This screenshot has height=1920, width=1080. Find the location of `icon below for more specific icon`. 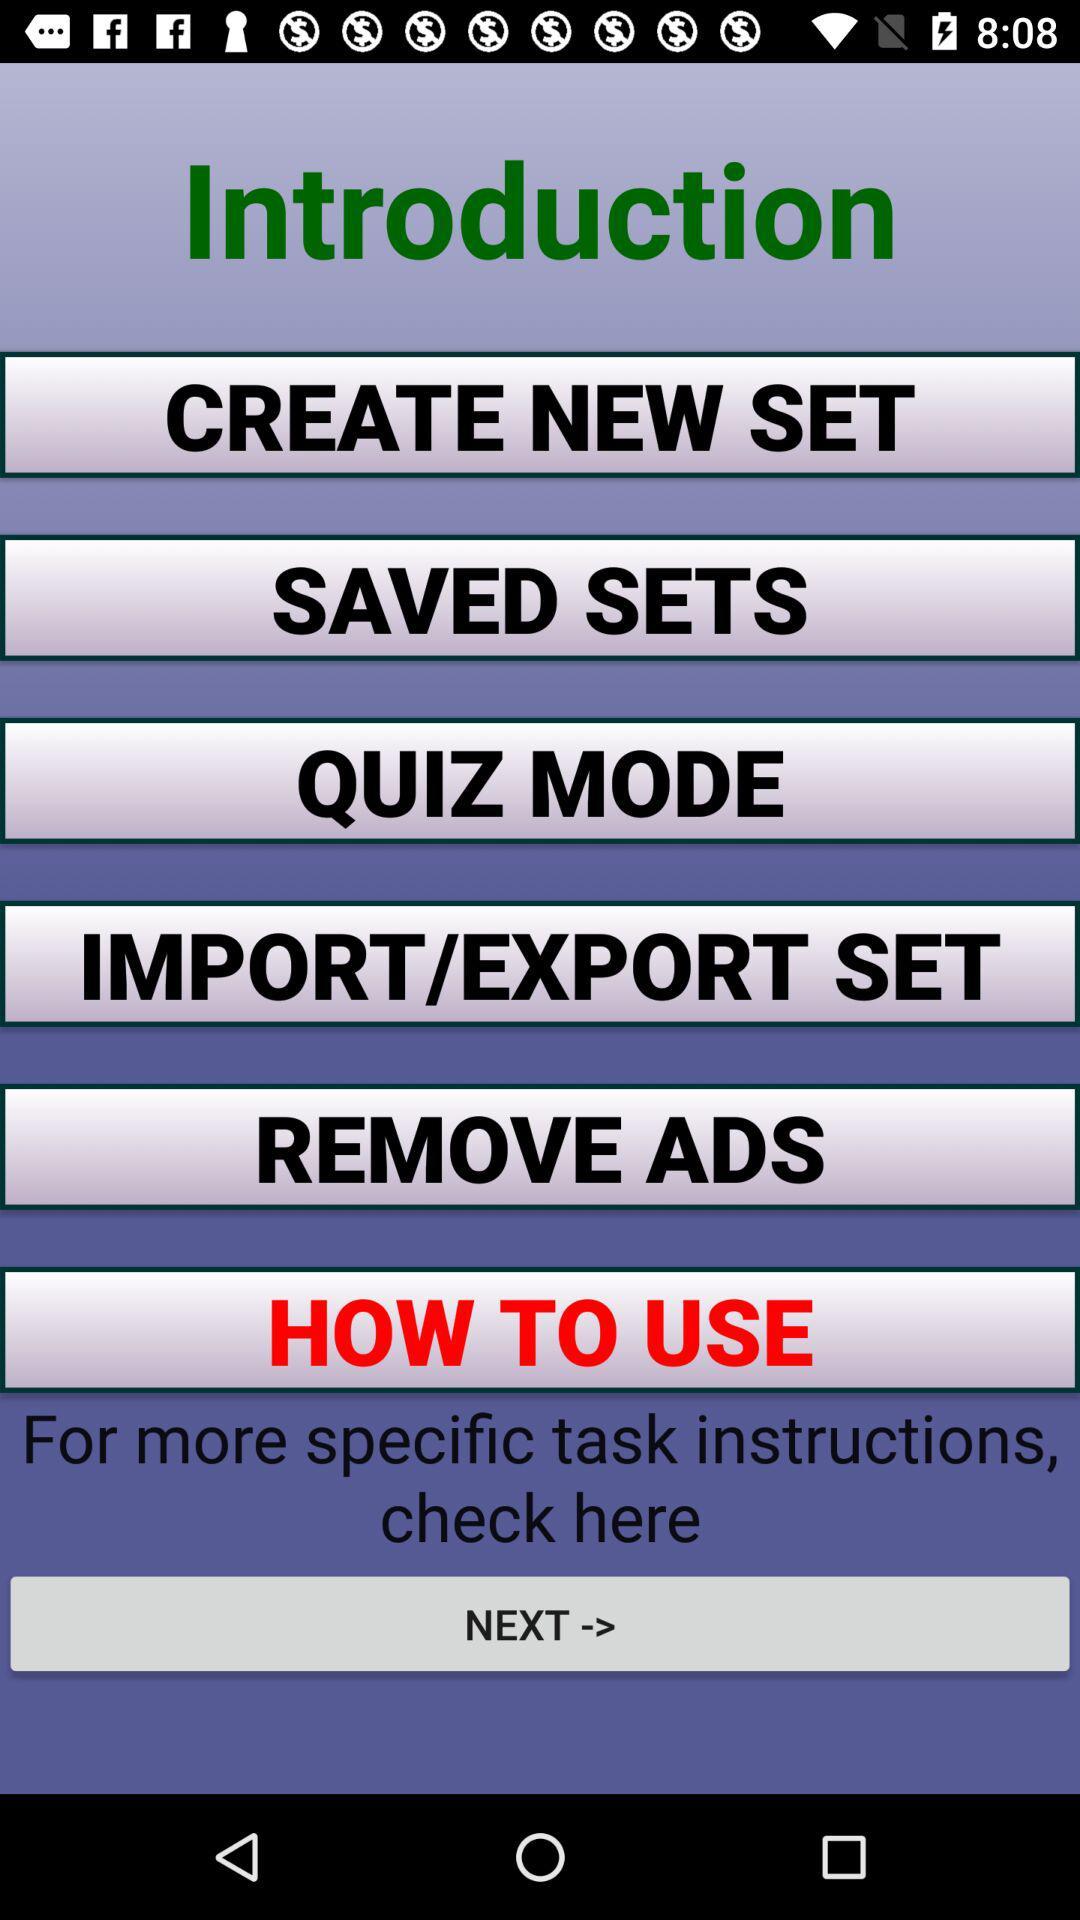

icon below for more specific icon is located at coordinates (540, 1623).